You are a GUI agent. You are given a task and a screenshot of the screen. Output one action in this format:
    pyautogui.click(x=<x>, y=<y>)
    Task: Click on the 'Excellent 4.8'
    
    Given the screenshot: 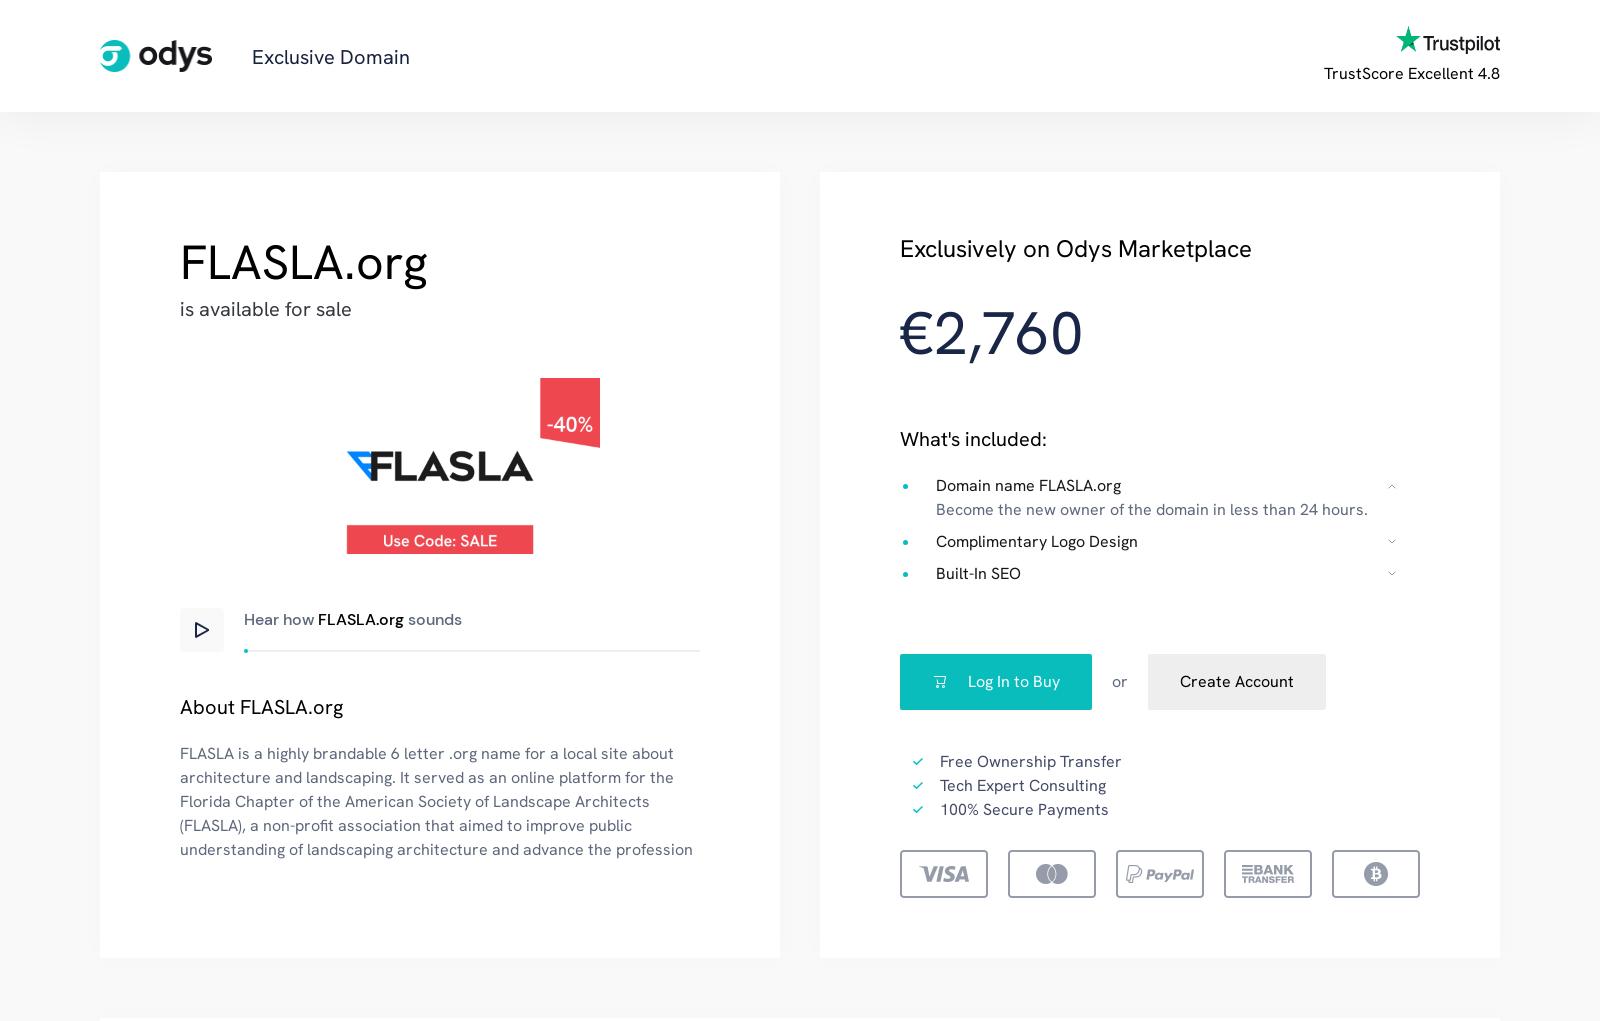 What is the action you would take?
    pyautogui.click(x=1452, y=73)
    